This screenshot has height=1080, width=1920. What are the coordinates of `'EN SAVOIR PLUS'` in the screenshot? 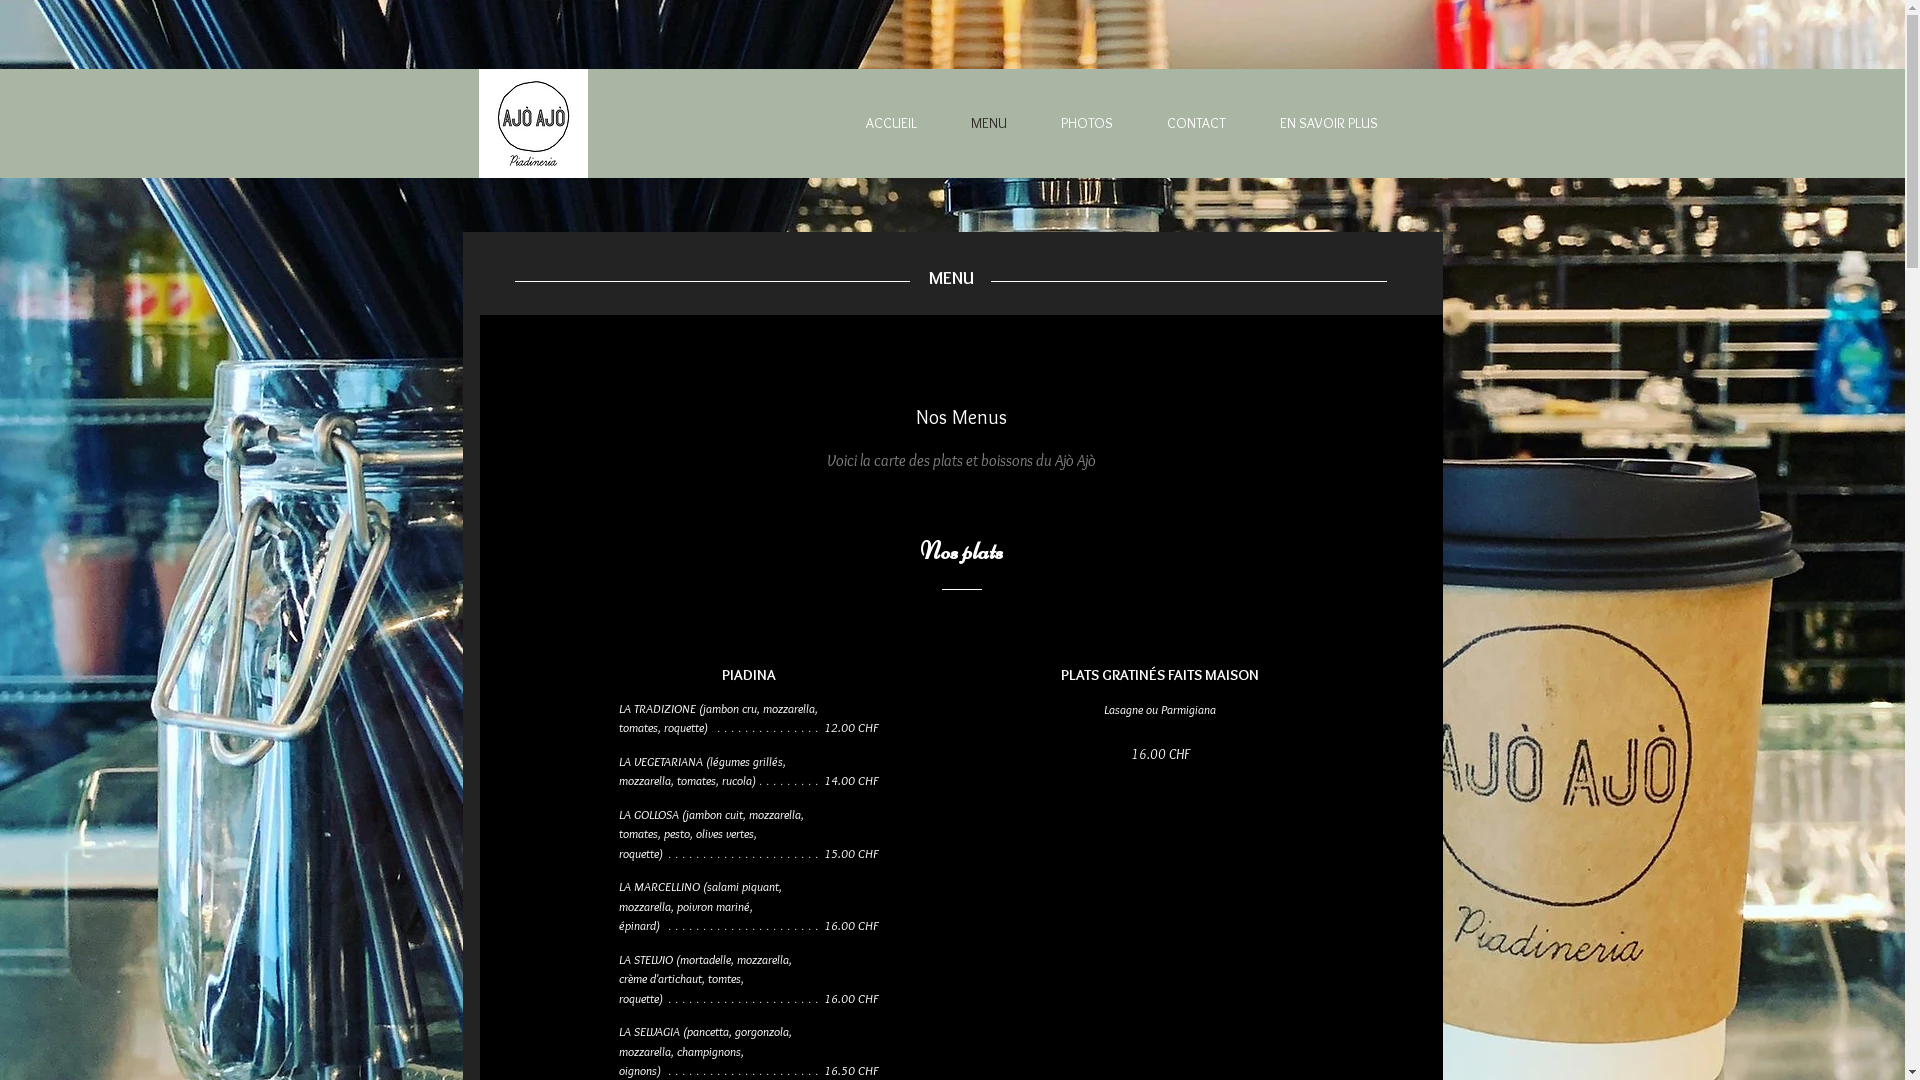 It's located at (1311, 123).